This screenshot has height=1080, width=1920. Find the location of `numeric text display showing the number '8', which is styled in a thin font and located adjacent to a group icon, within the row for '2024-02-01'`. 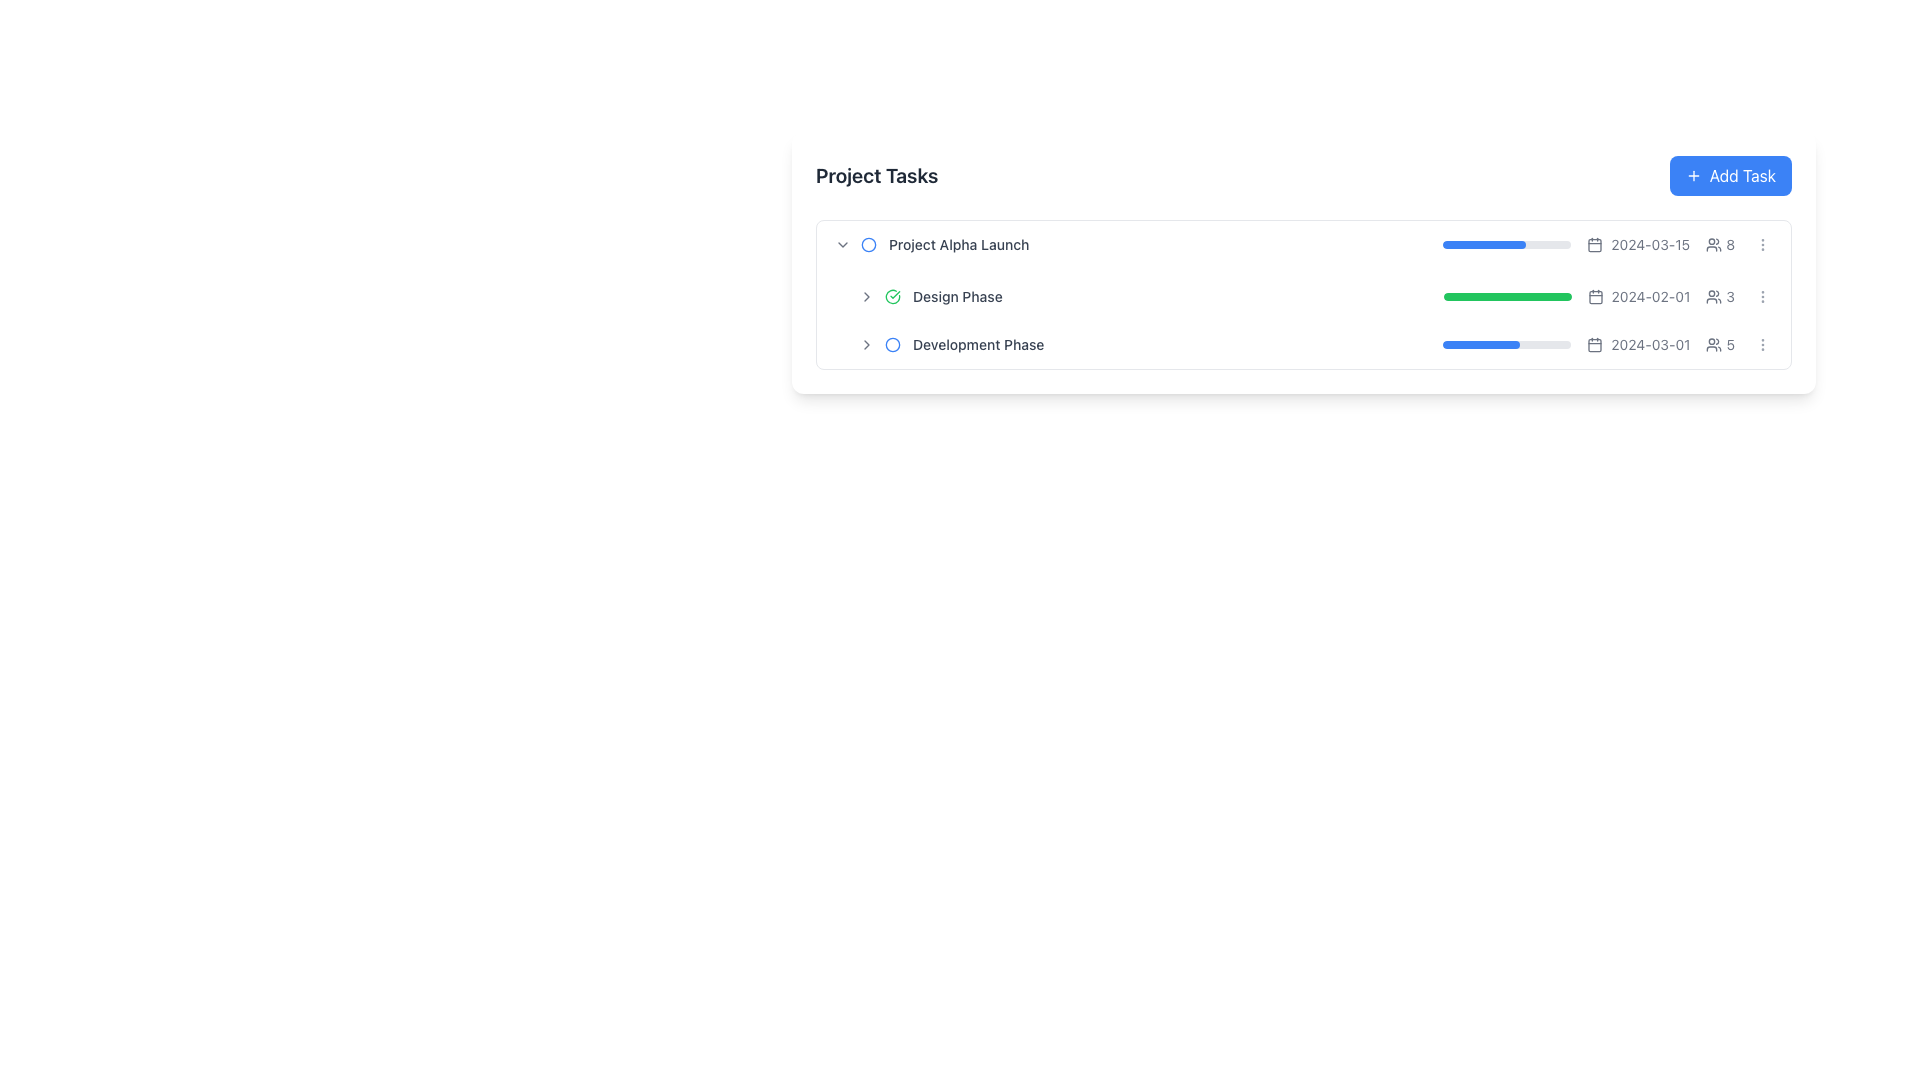

numeric text display showing the number '8', which is styled in a thin font and located adjacent to a group icon, within the row for '2024-02-01' is located at coordinates (1729, 244).